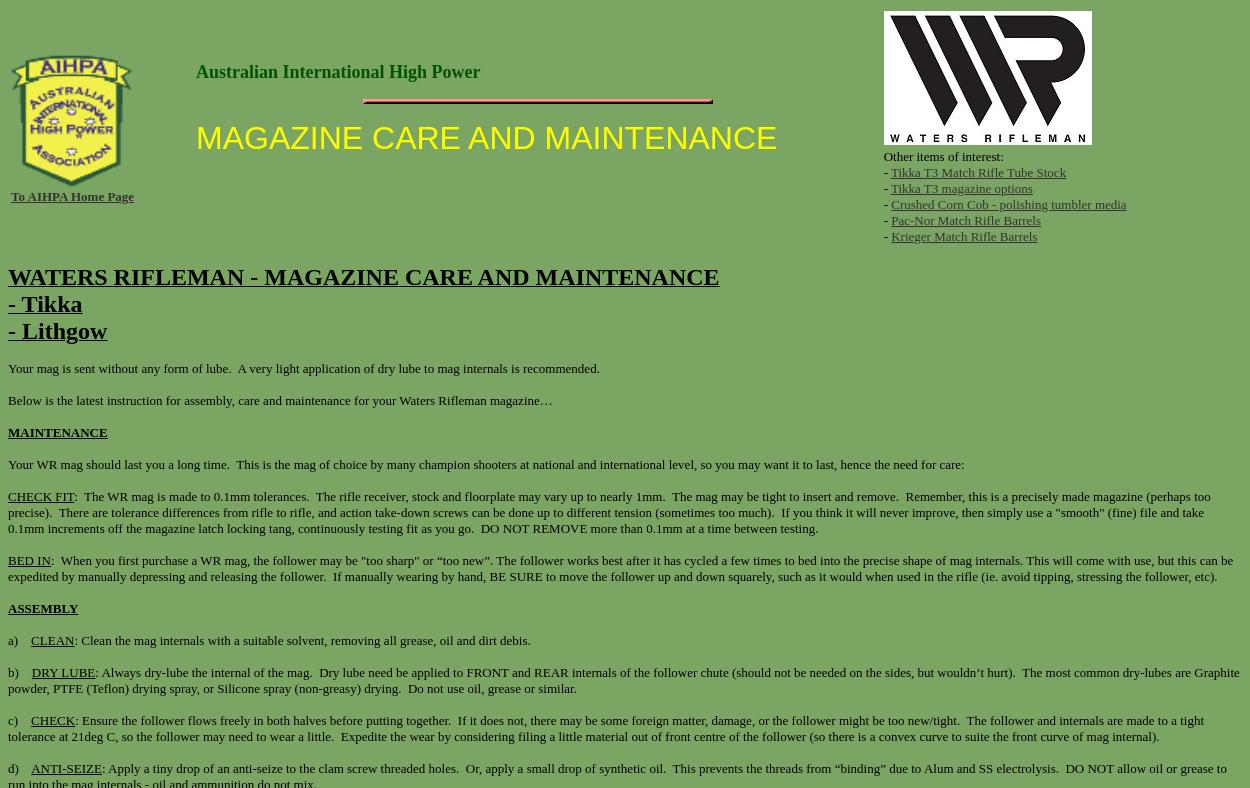 Image resolution: width=1250 pixels, height=788 pixels. What do you see at coordinates (45, 304) in the screenshot?
I see `'-
Tikka'` at bounding box center [45, 304].